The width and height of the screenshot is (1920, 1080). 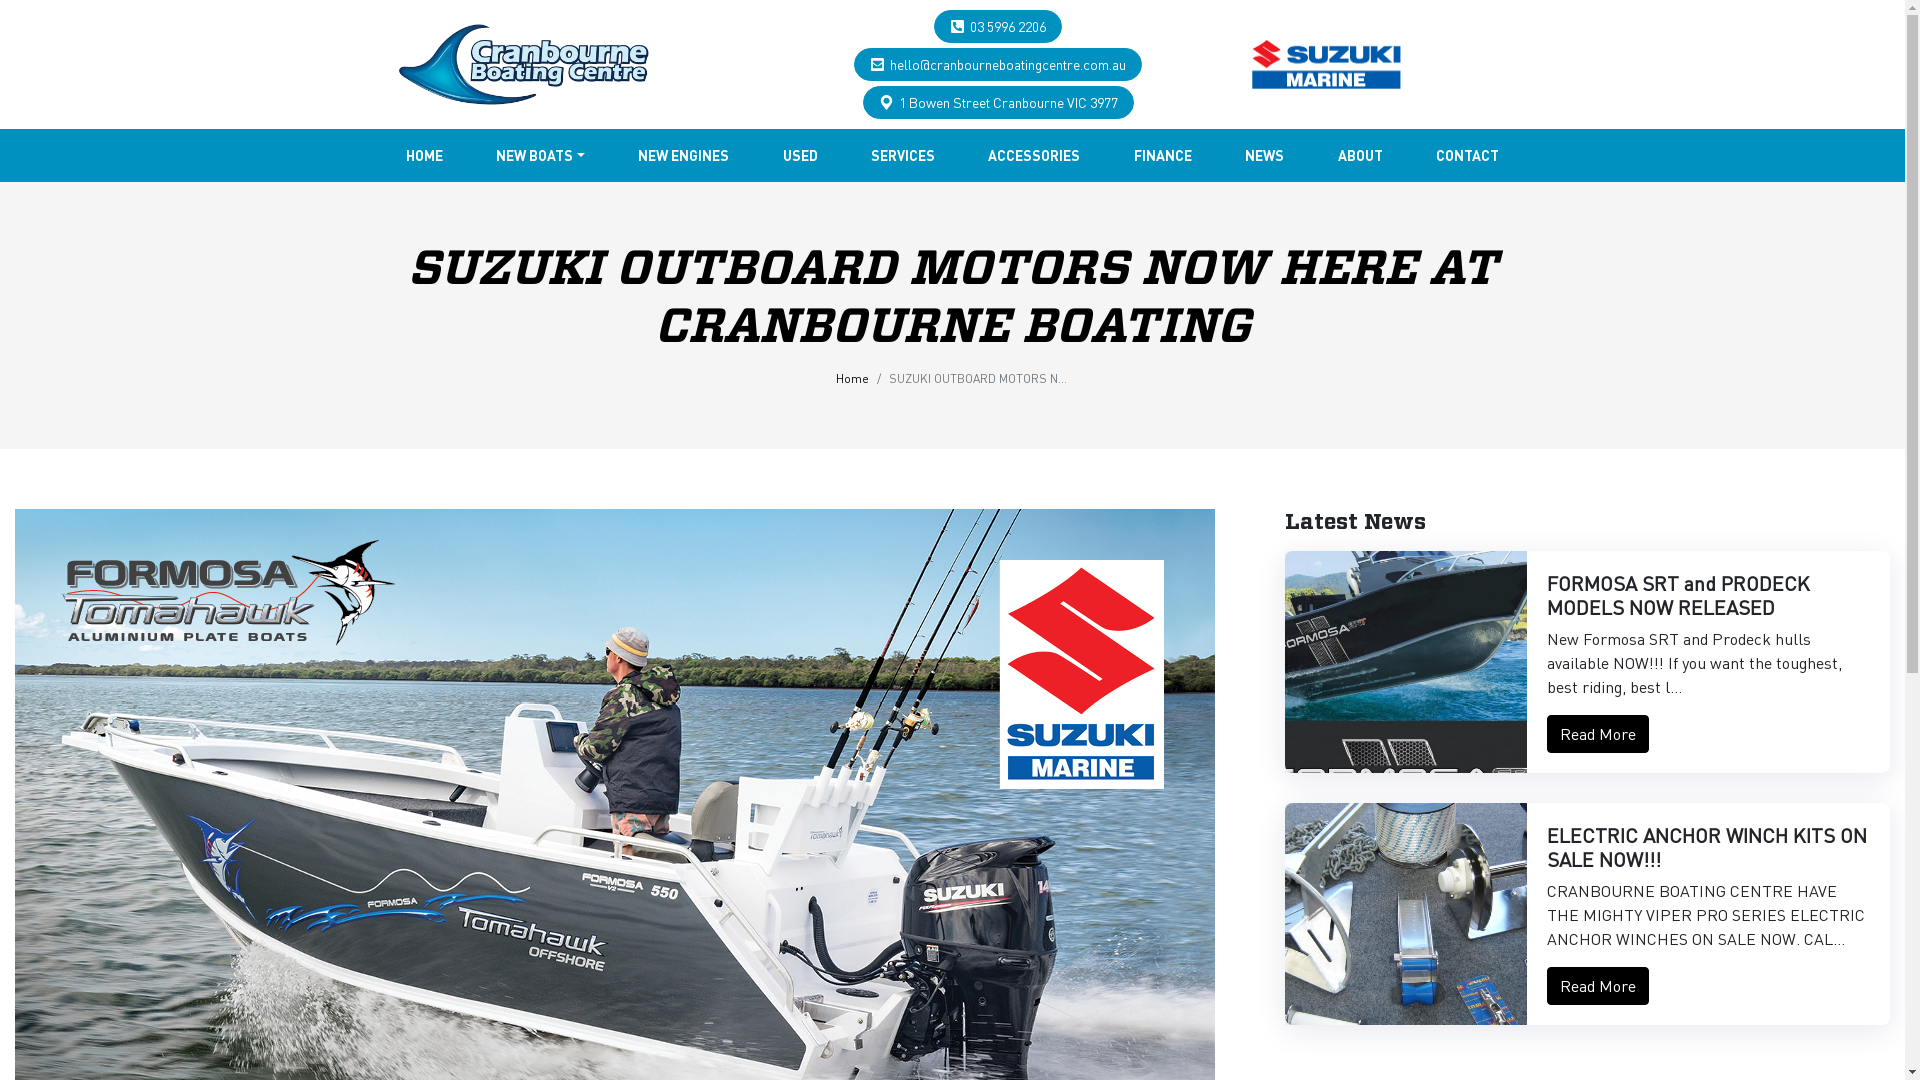 What do you see at coordinates (1706, 847) in the screenshot?
I see `'ELECTRIC ANCHOR WINCH KITS ON SALE NOW!!!'` at bounding box center [1706, 847].